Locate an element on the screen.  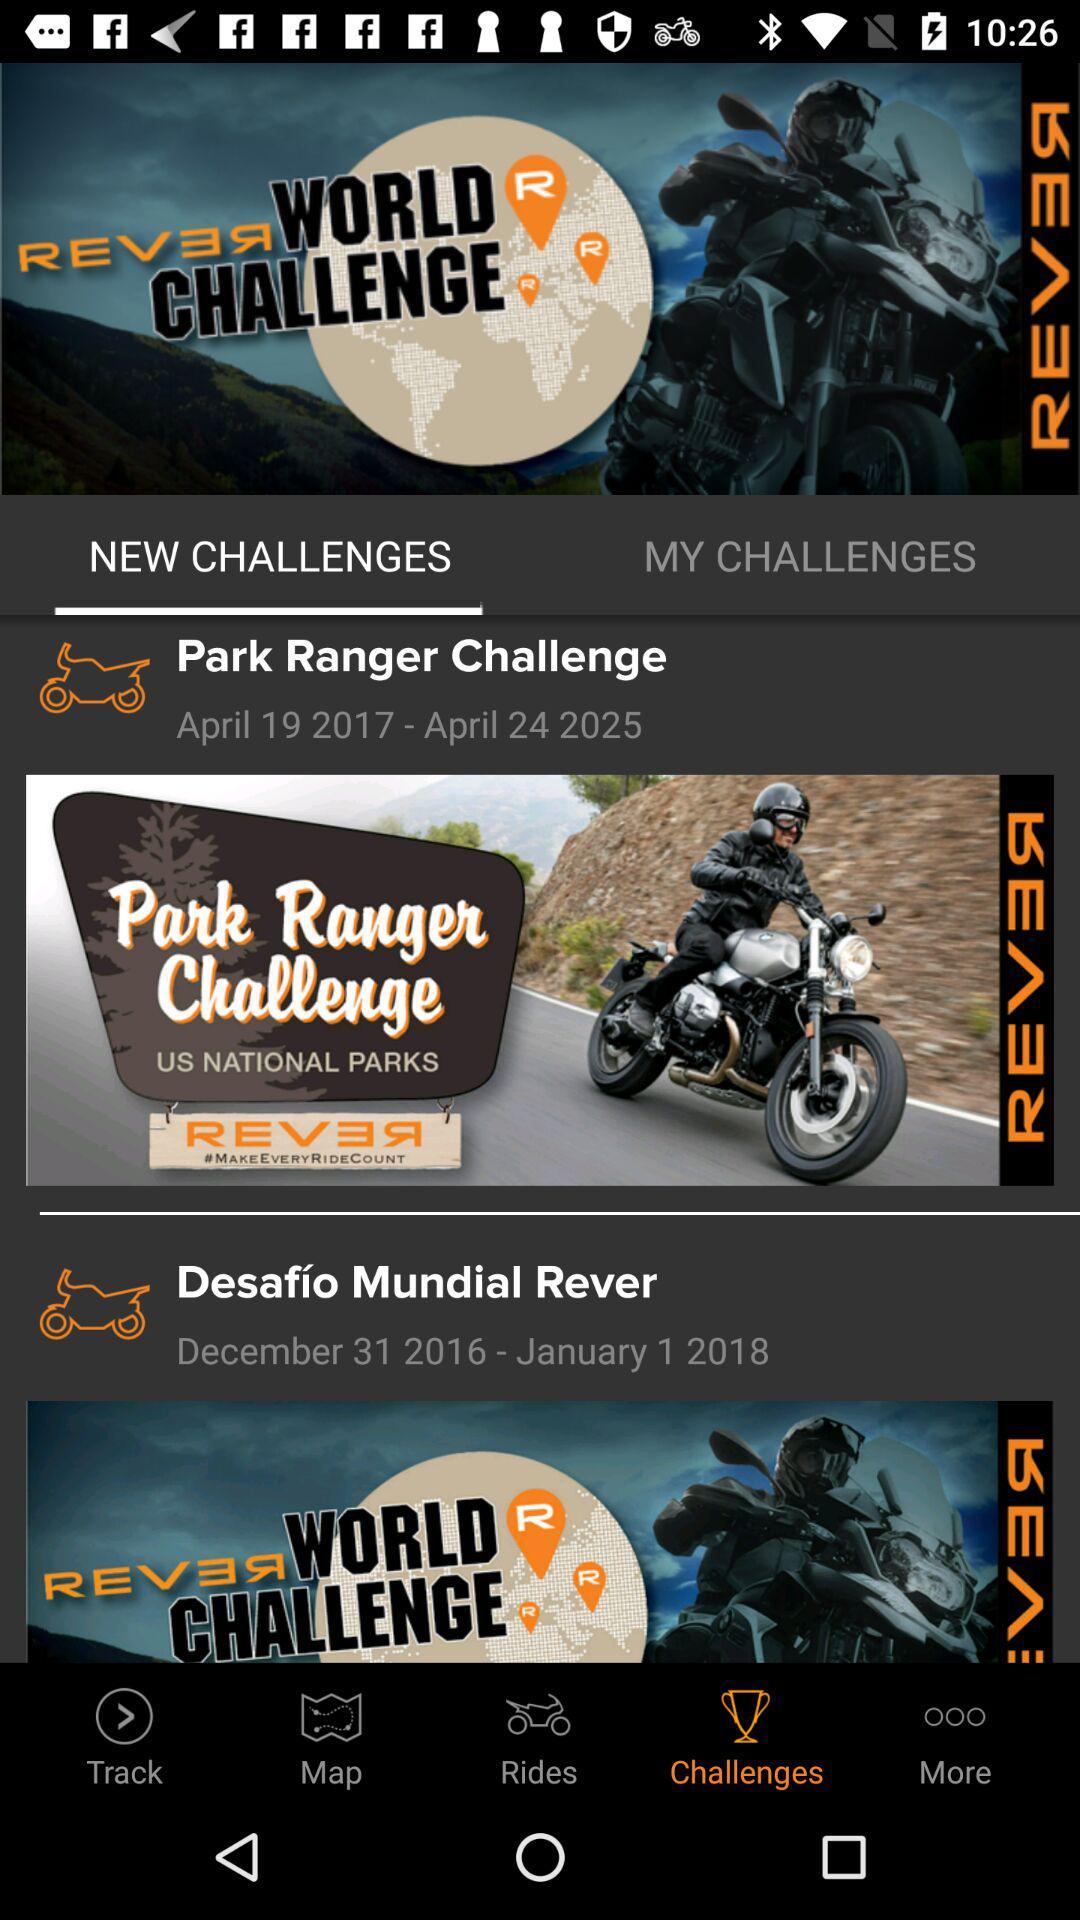
the icon next to the rides is located at coordinates (330, 1731).